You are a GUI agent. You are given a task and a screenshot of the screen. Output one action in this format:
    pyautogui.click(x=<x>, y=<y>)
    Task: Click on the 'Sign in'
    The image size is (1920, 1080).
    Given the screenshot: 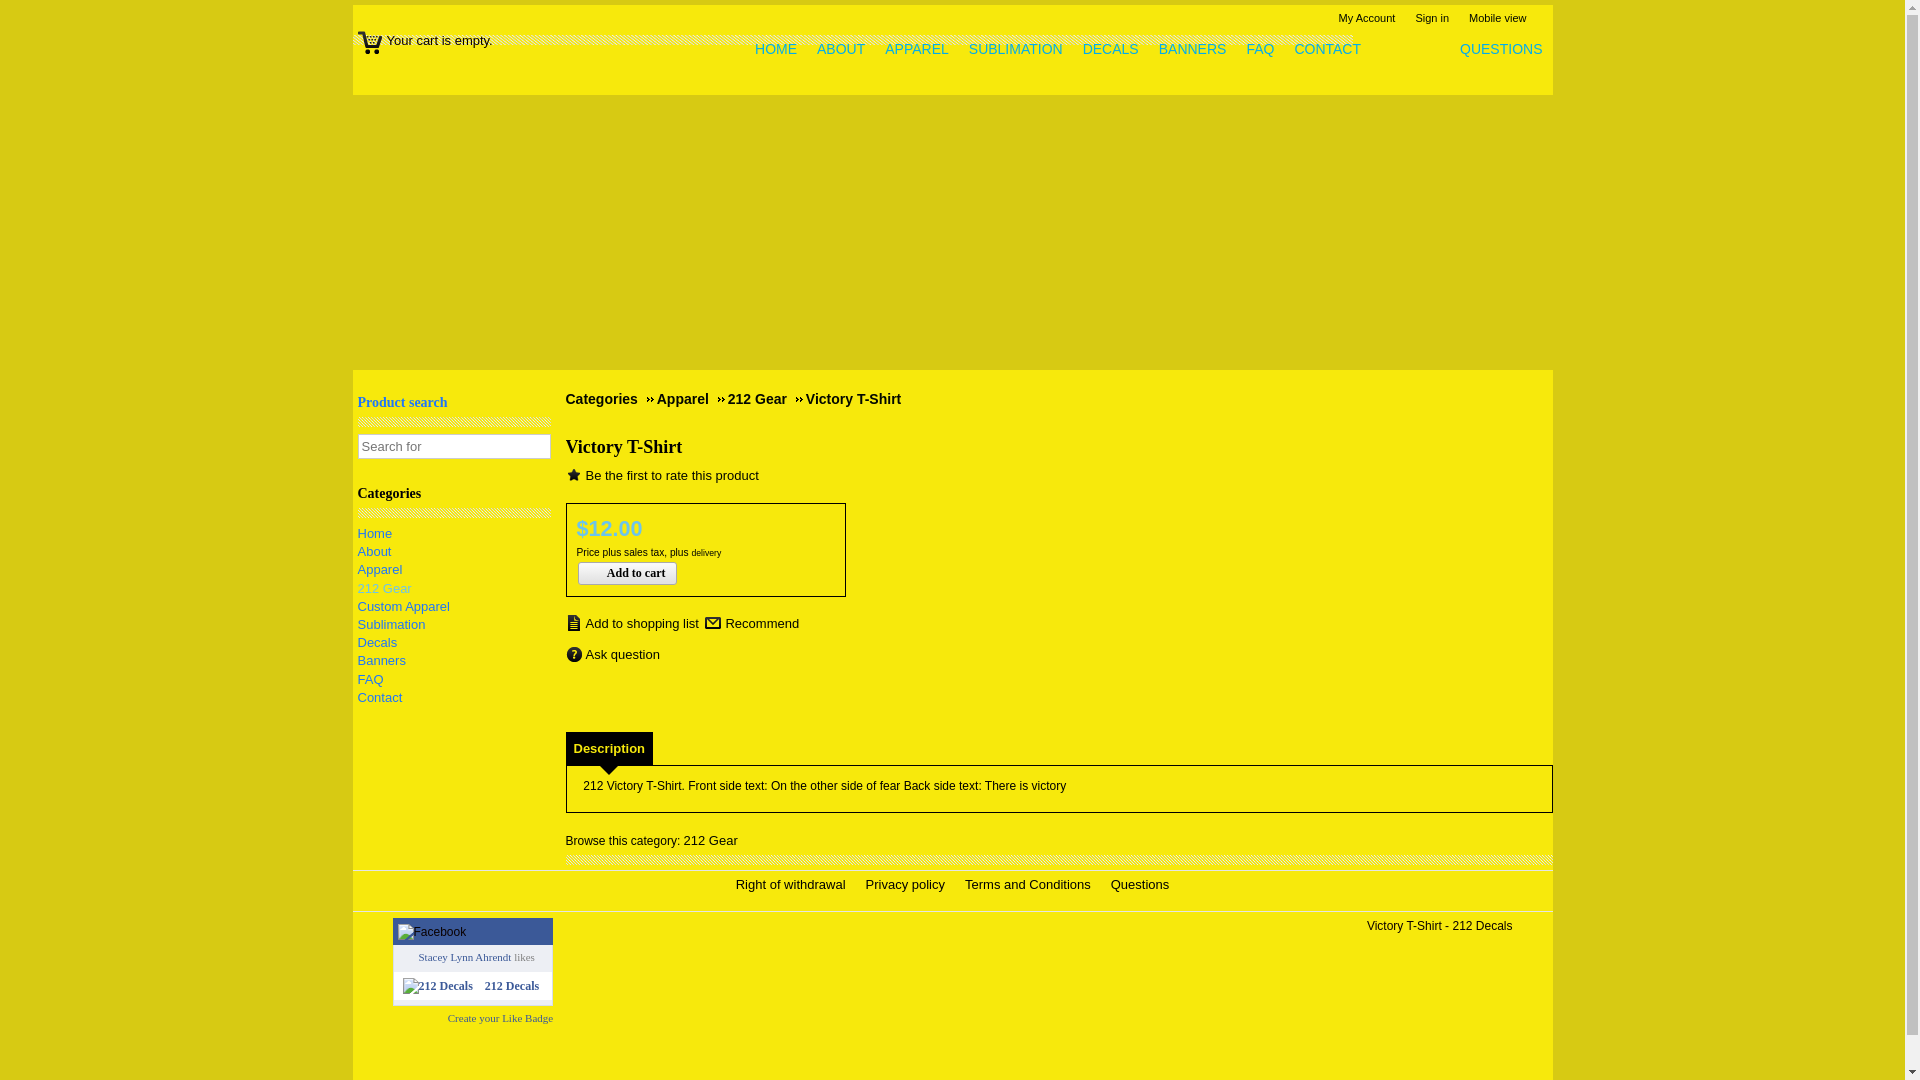 What is the action you would take?
    pyautogui.click(x=1435, y=18)
    